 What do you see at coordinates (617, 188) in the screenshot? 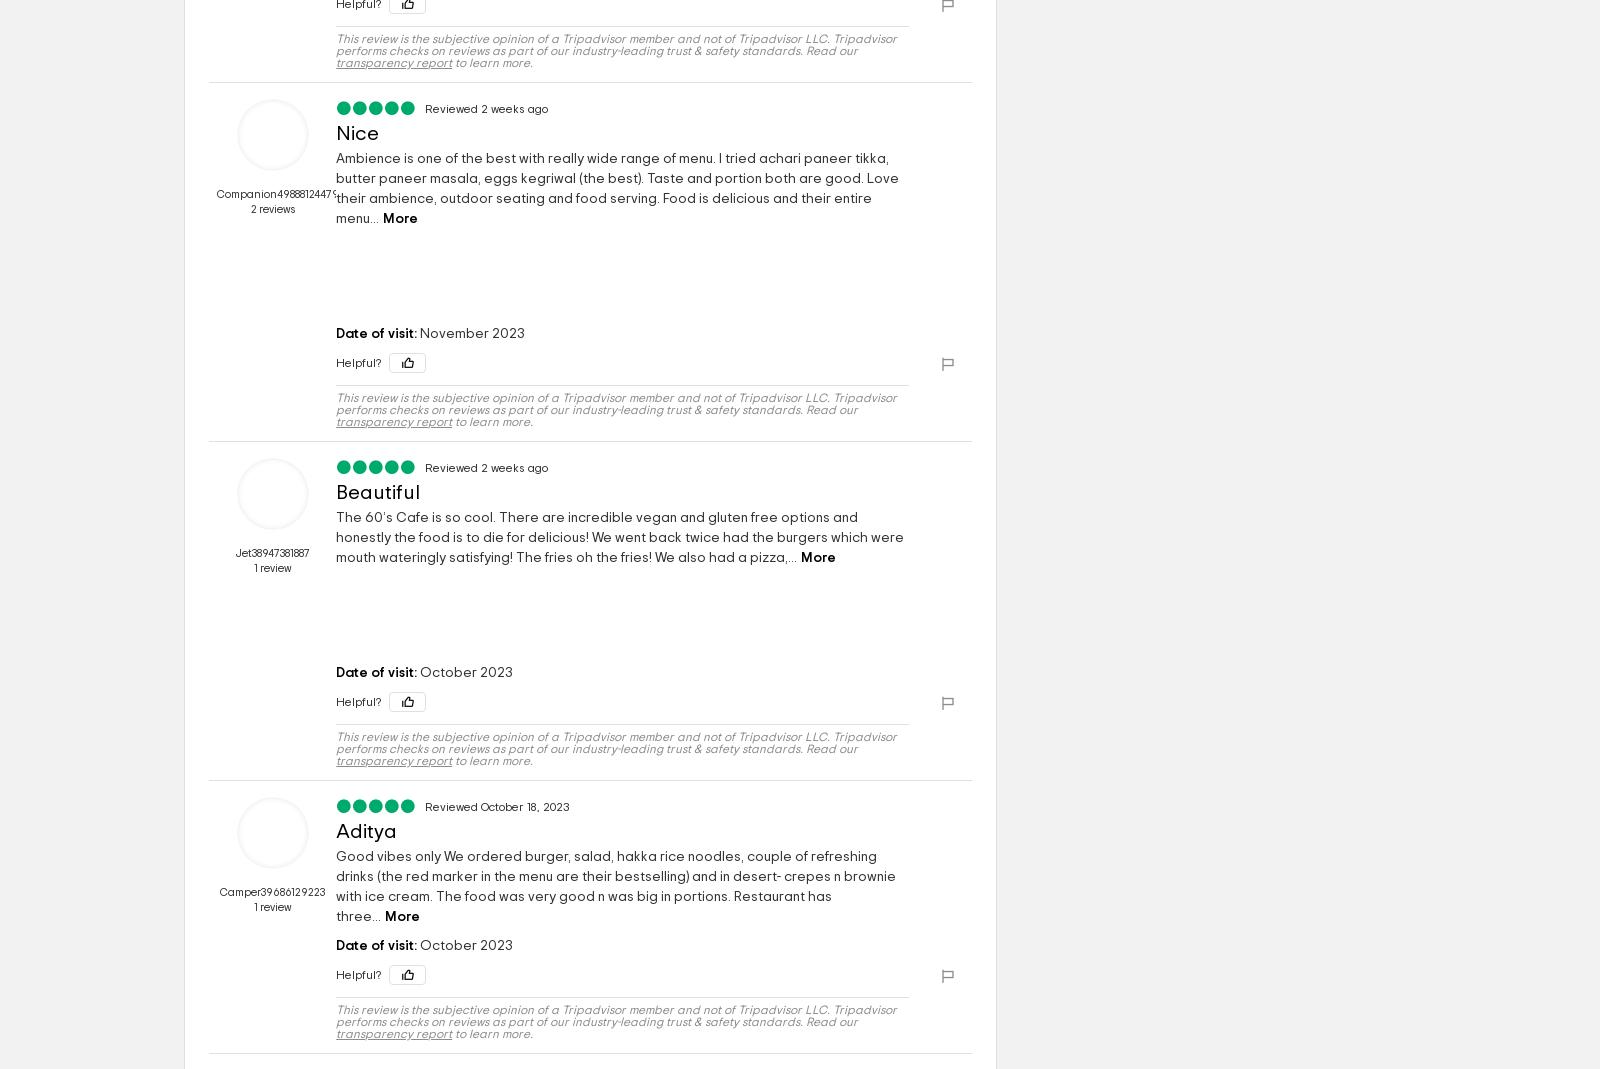
I see `'Ambience is one of the best with really wide range of menu. I tried achari paneer tikka, butter paneer masala, eggs kegriwal (the best). Taste and portion both are good. Love their ambience, outdoor seating and food serving. Food is delicious and their entire menu...'` at bounding box center [617, 188].